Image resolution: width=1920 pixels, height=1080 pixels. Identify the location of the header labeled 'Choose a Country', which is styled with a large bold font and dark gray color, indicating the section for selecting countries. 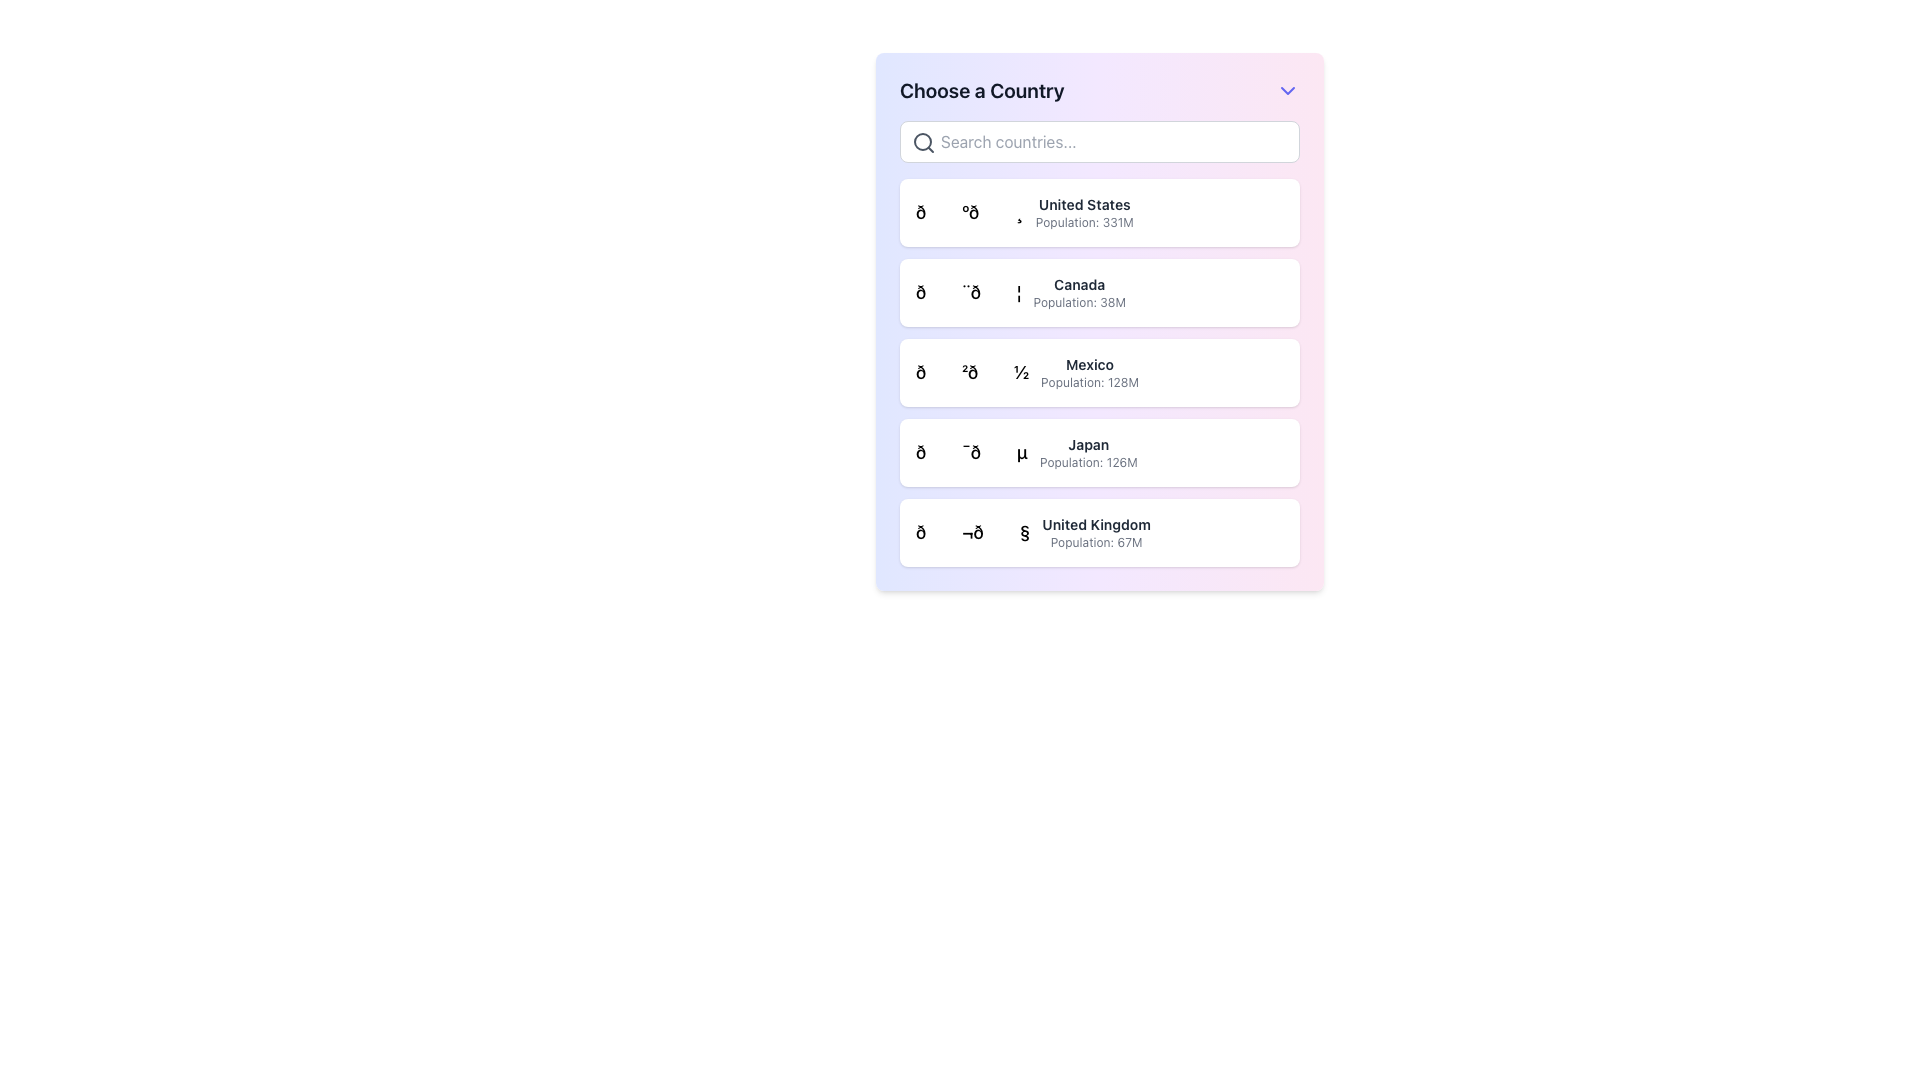
(982, 91).